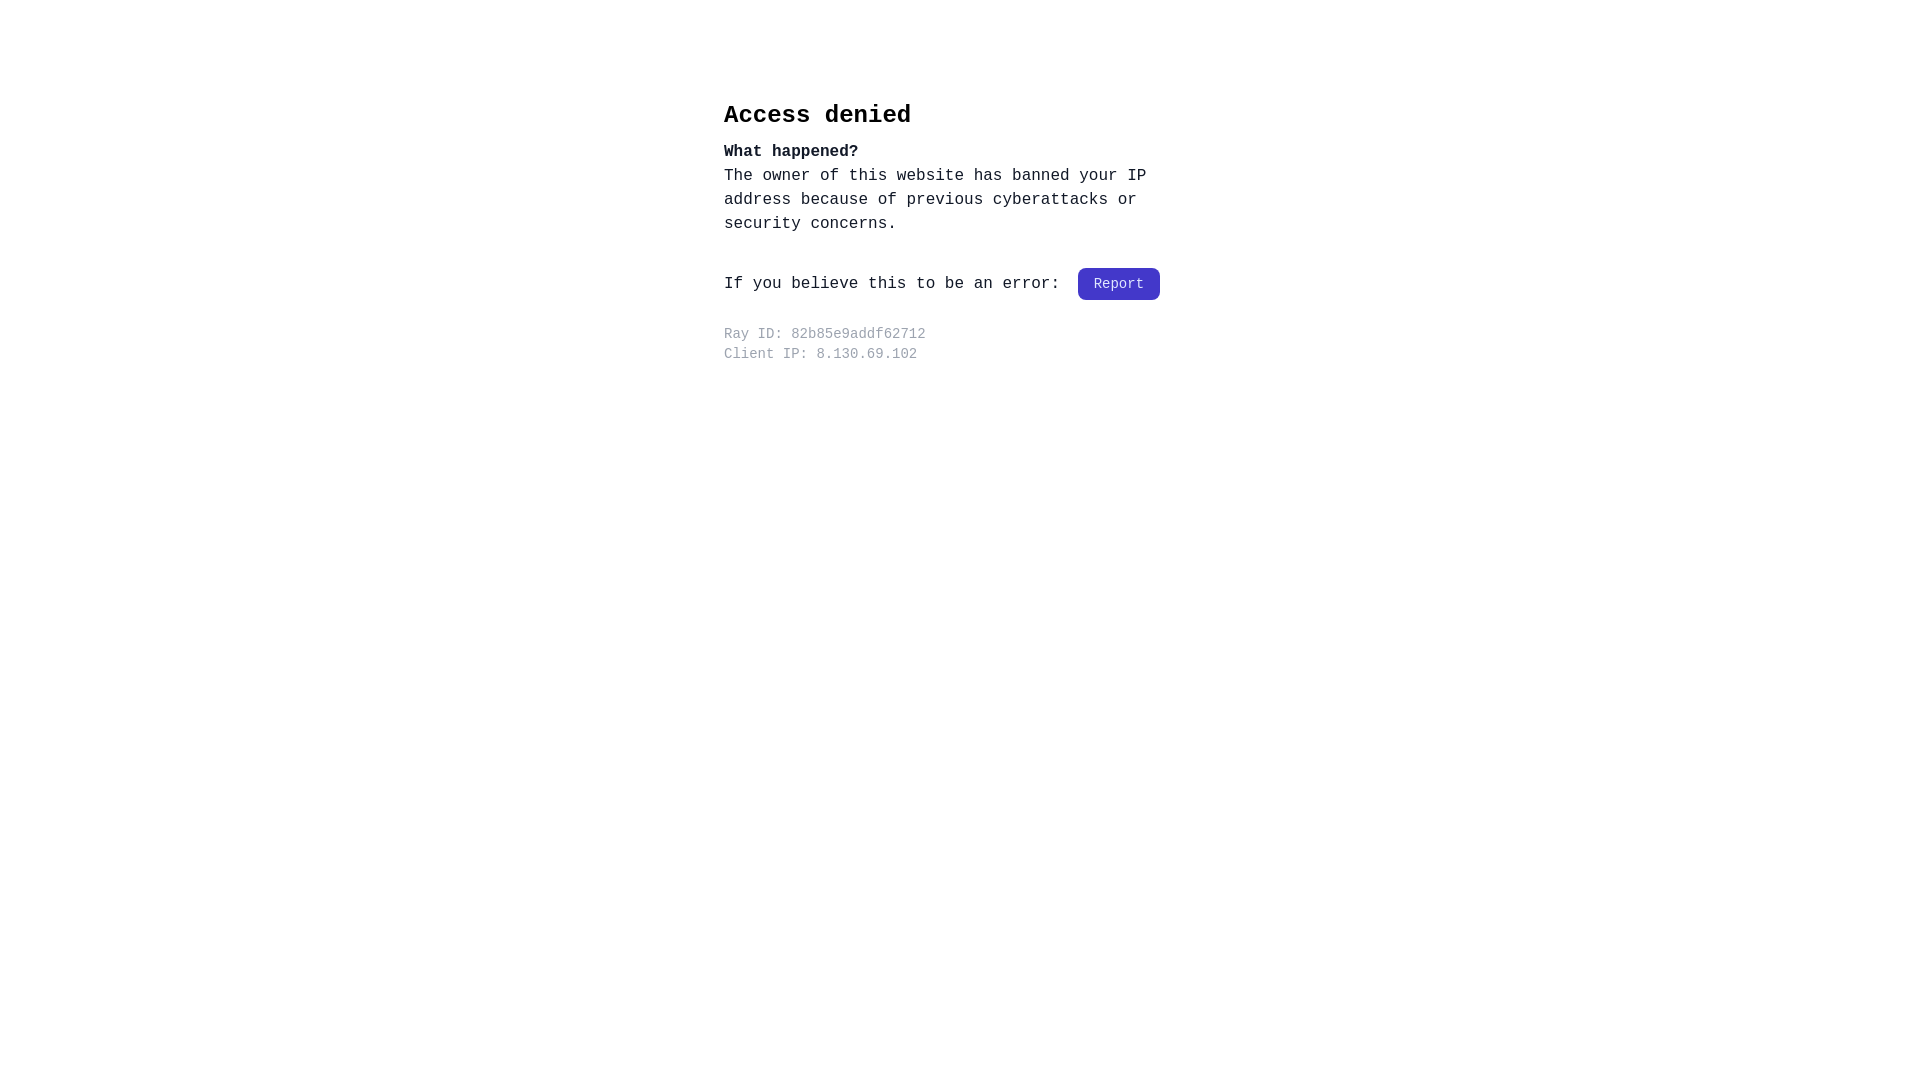 This screenshot has width=1920, height=1080. What do you see at coordinates (1117, 284) in the screenshot?
I see `'Report'` at bounding box center [1117, 284].